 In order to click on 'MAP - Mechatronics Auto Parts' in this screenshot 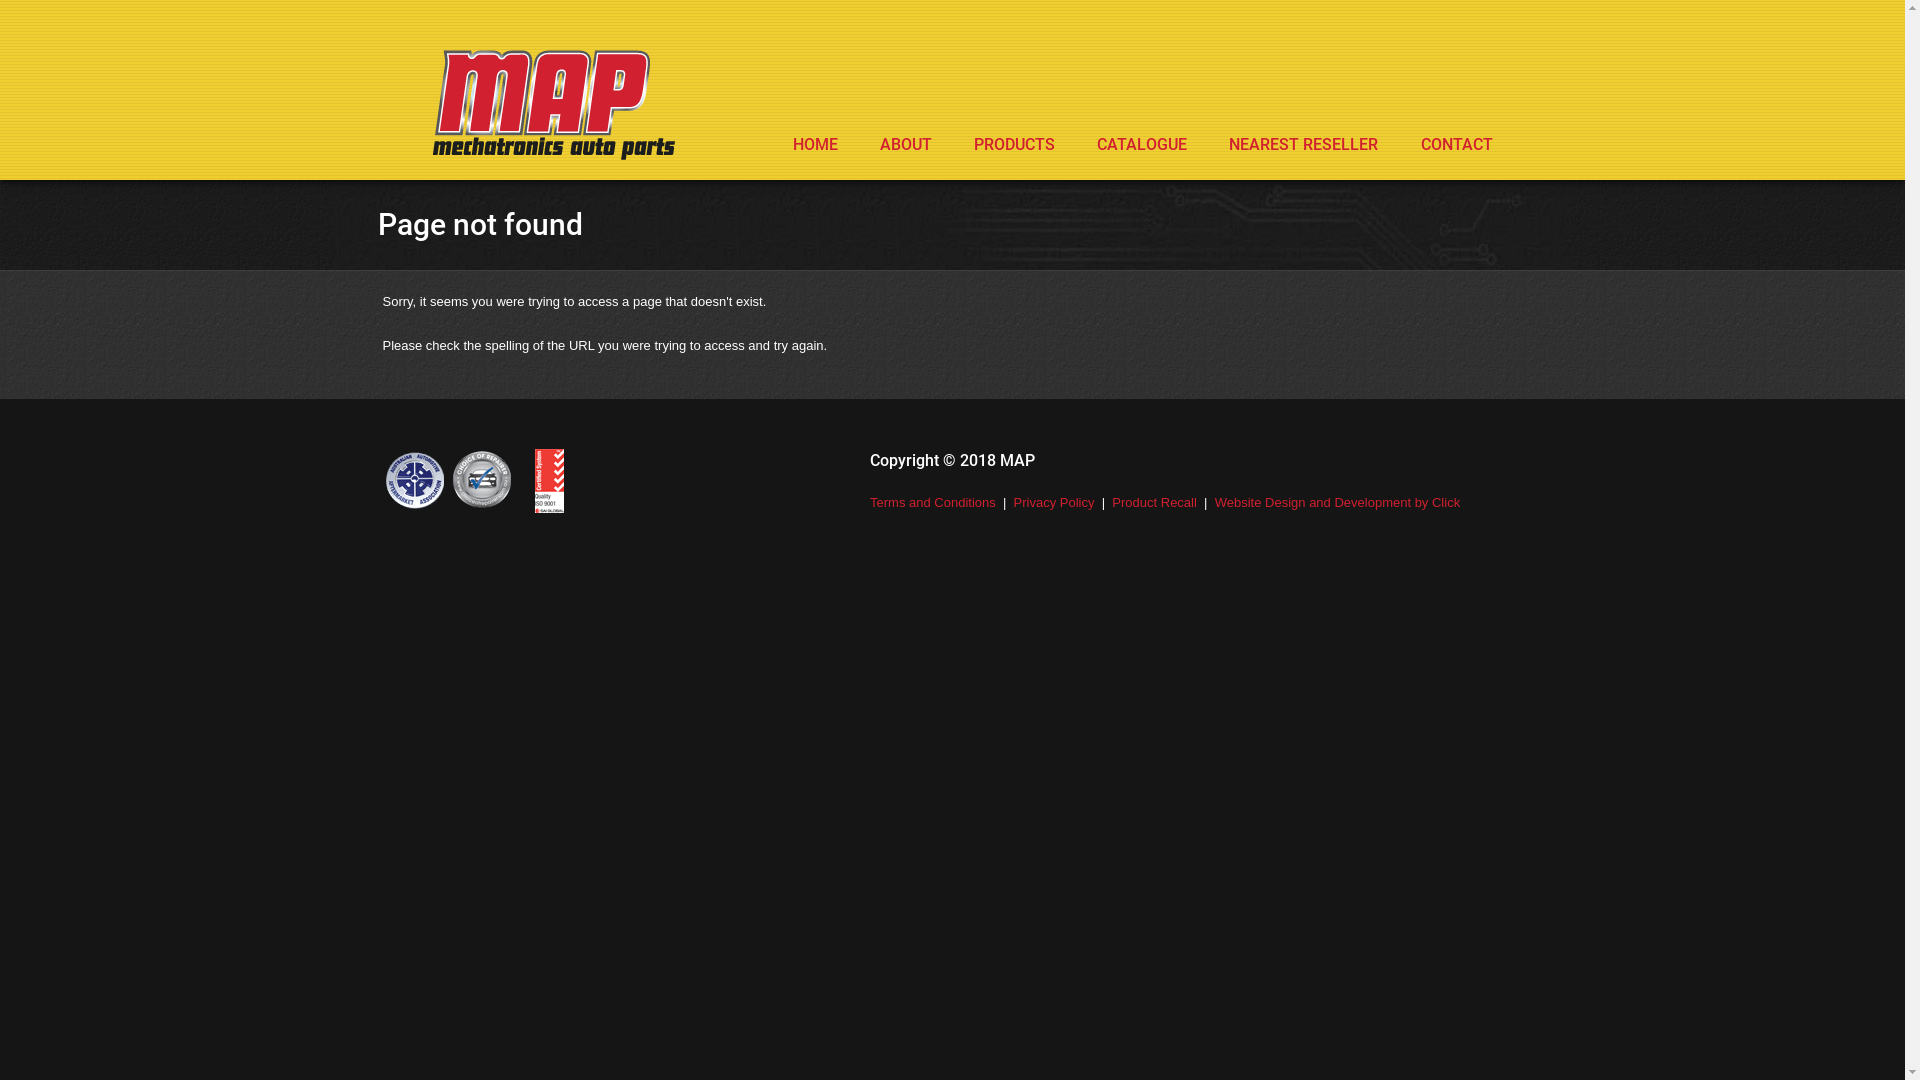, I will do `click(552, 104)`.